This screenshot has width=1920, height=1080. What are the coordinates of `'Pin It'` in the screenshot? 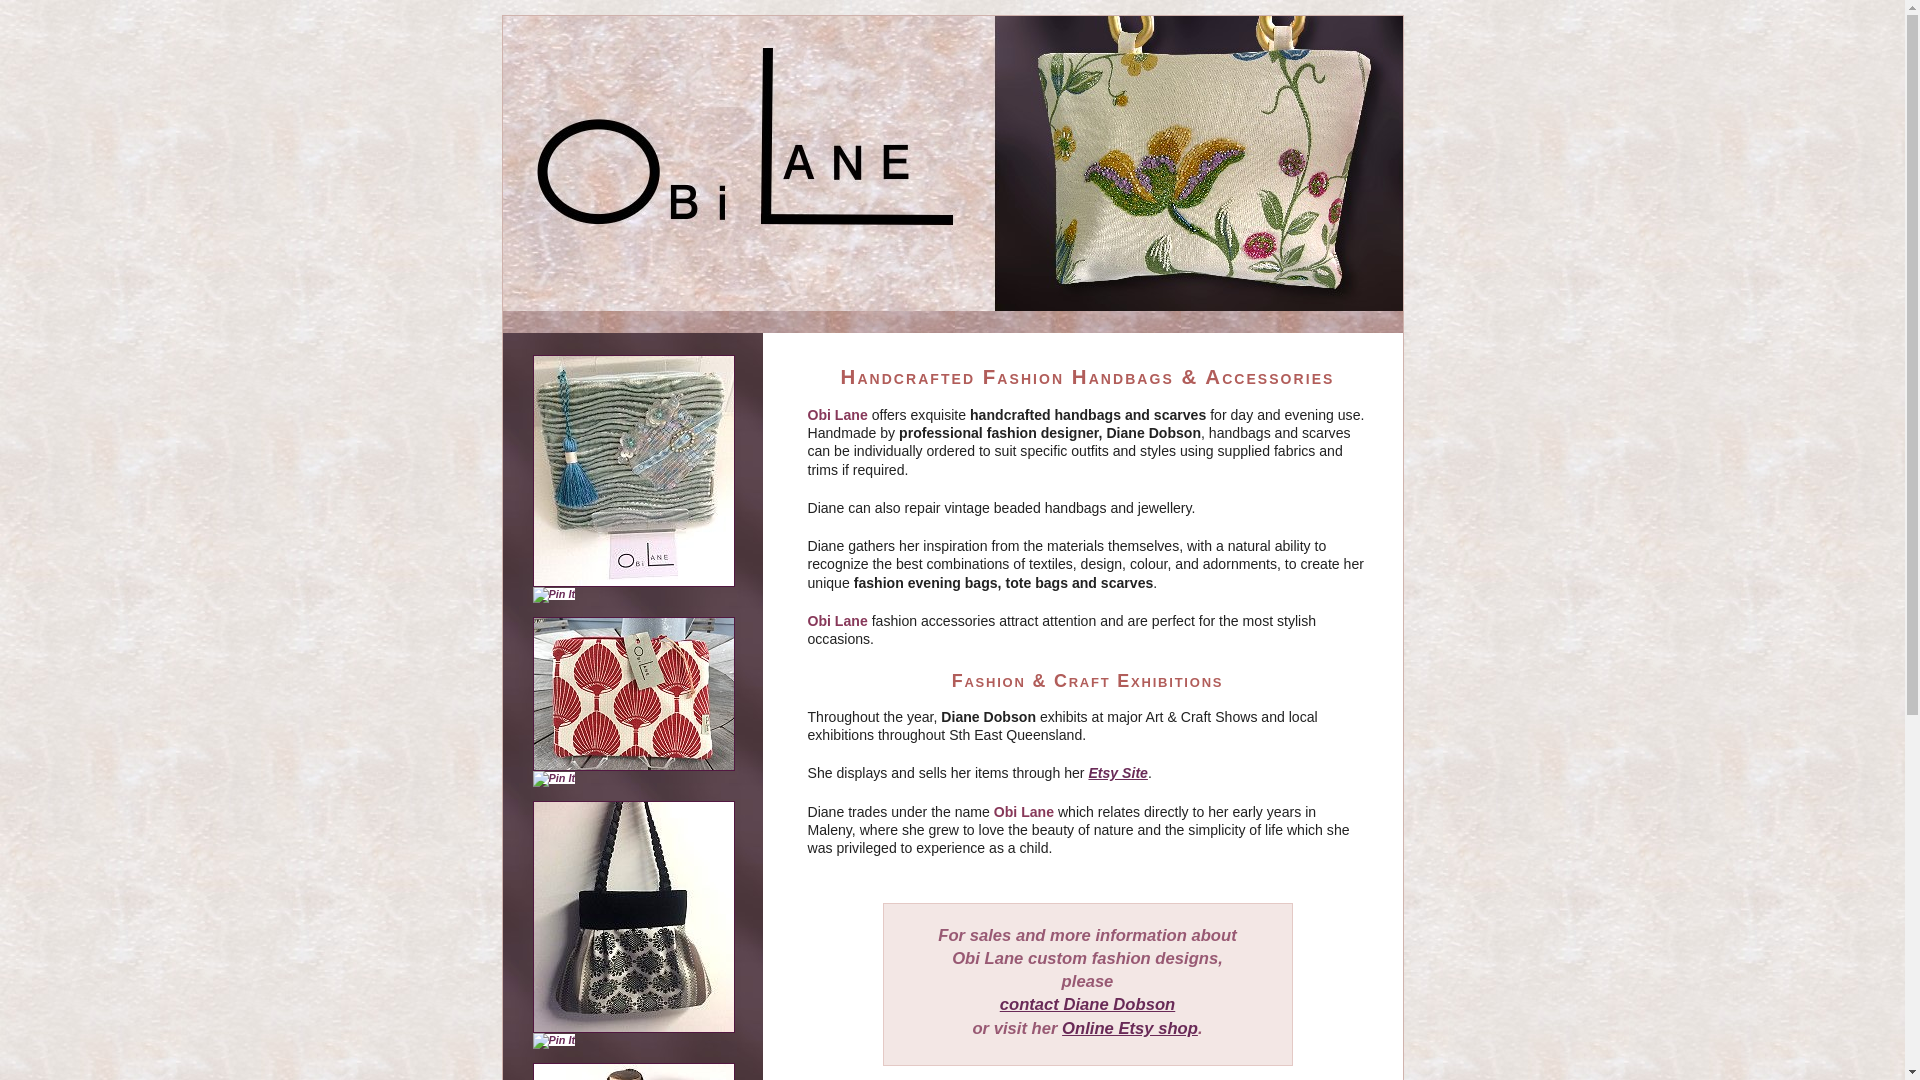 It's located at (553, 593).